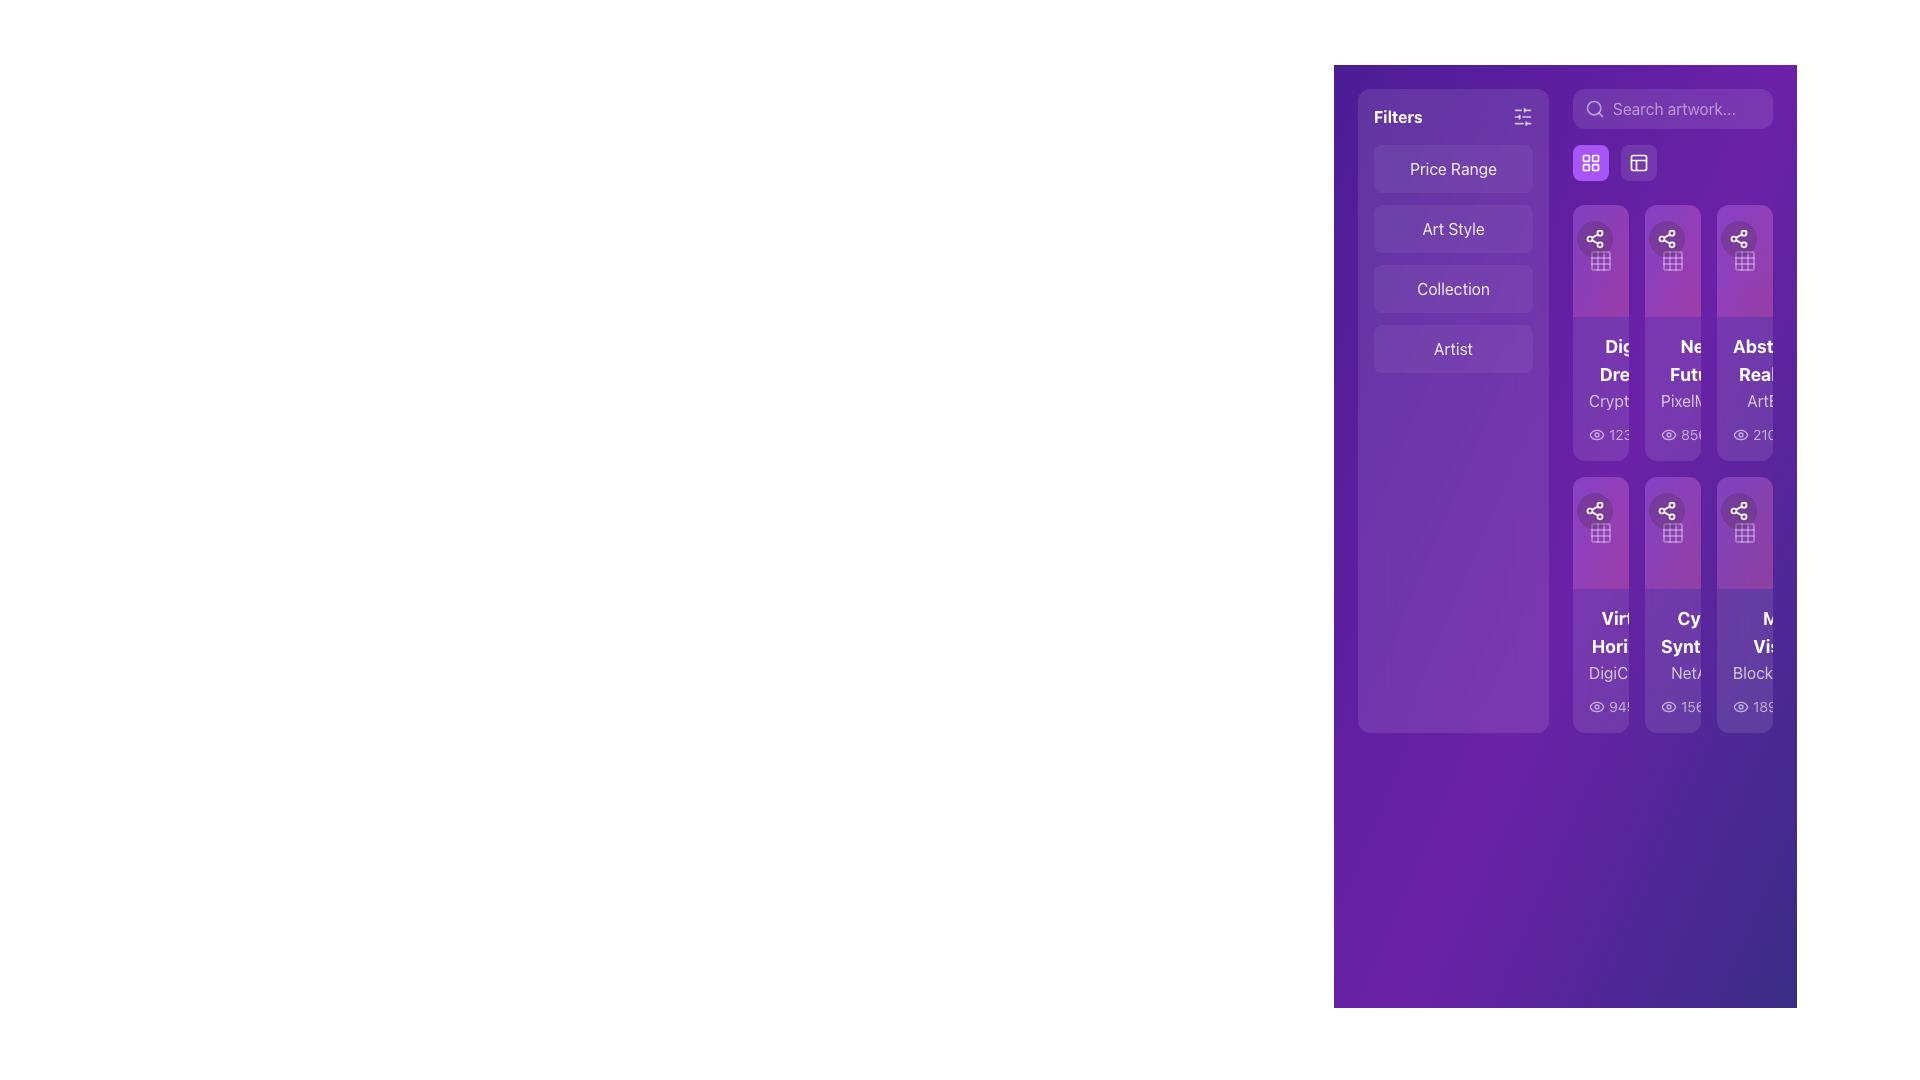  Describe the element at coordinates (1716, 238) in the screenshot. I see `the circular Icon button with a sharing icon` at that location.